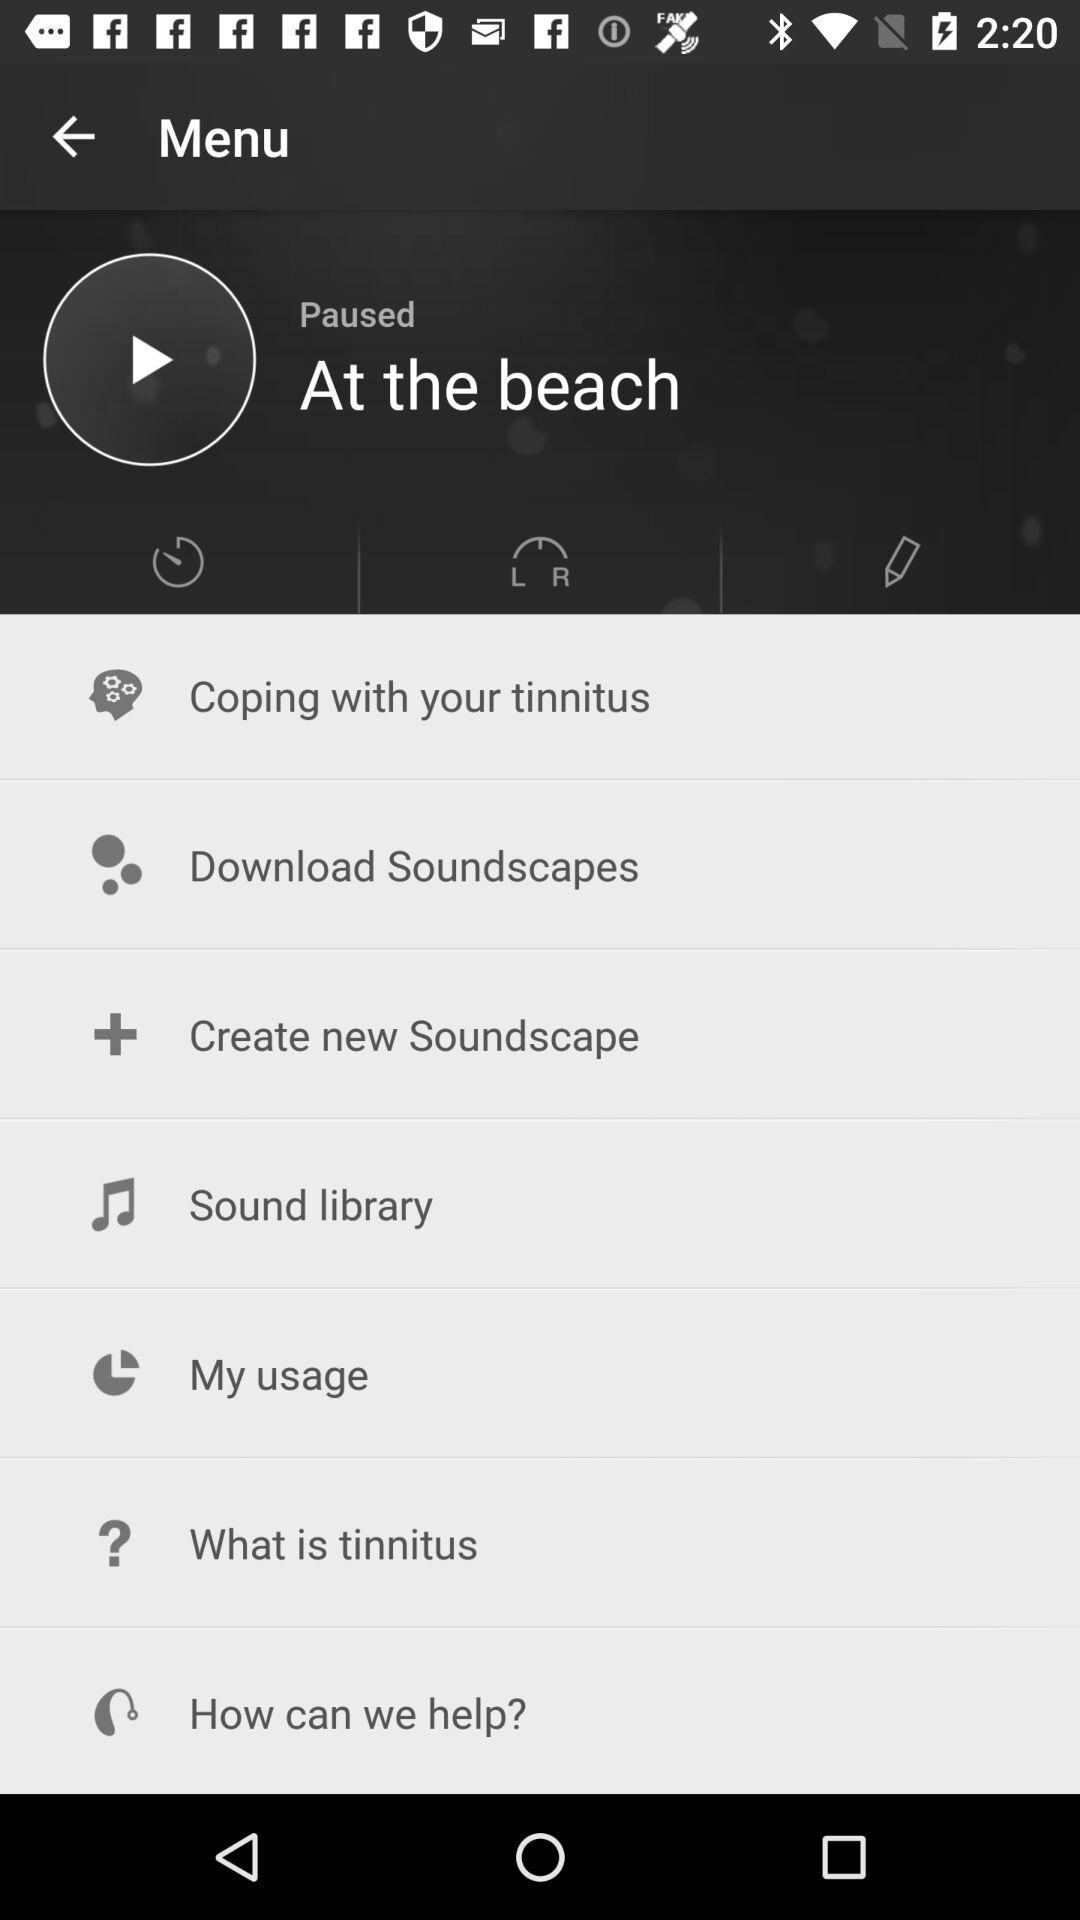 The height and width of the screenshot is (1920, 1080). Describe the element at coordinates (148, 359) in the screenshot. I see `the selected music` at that location.